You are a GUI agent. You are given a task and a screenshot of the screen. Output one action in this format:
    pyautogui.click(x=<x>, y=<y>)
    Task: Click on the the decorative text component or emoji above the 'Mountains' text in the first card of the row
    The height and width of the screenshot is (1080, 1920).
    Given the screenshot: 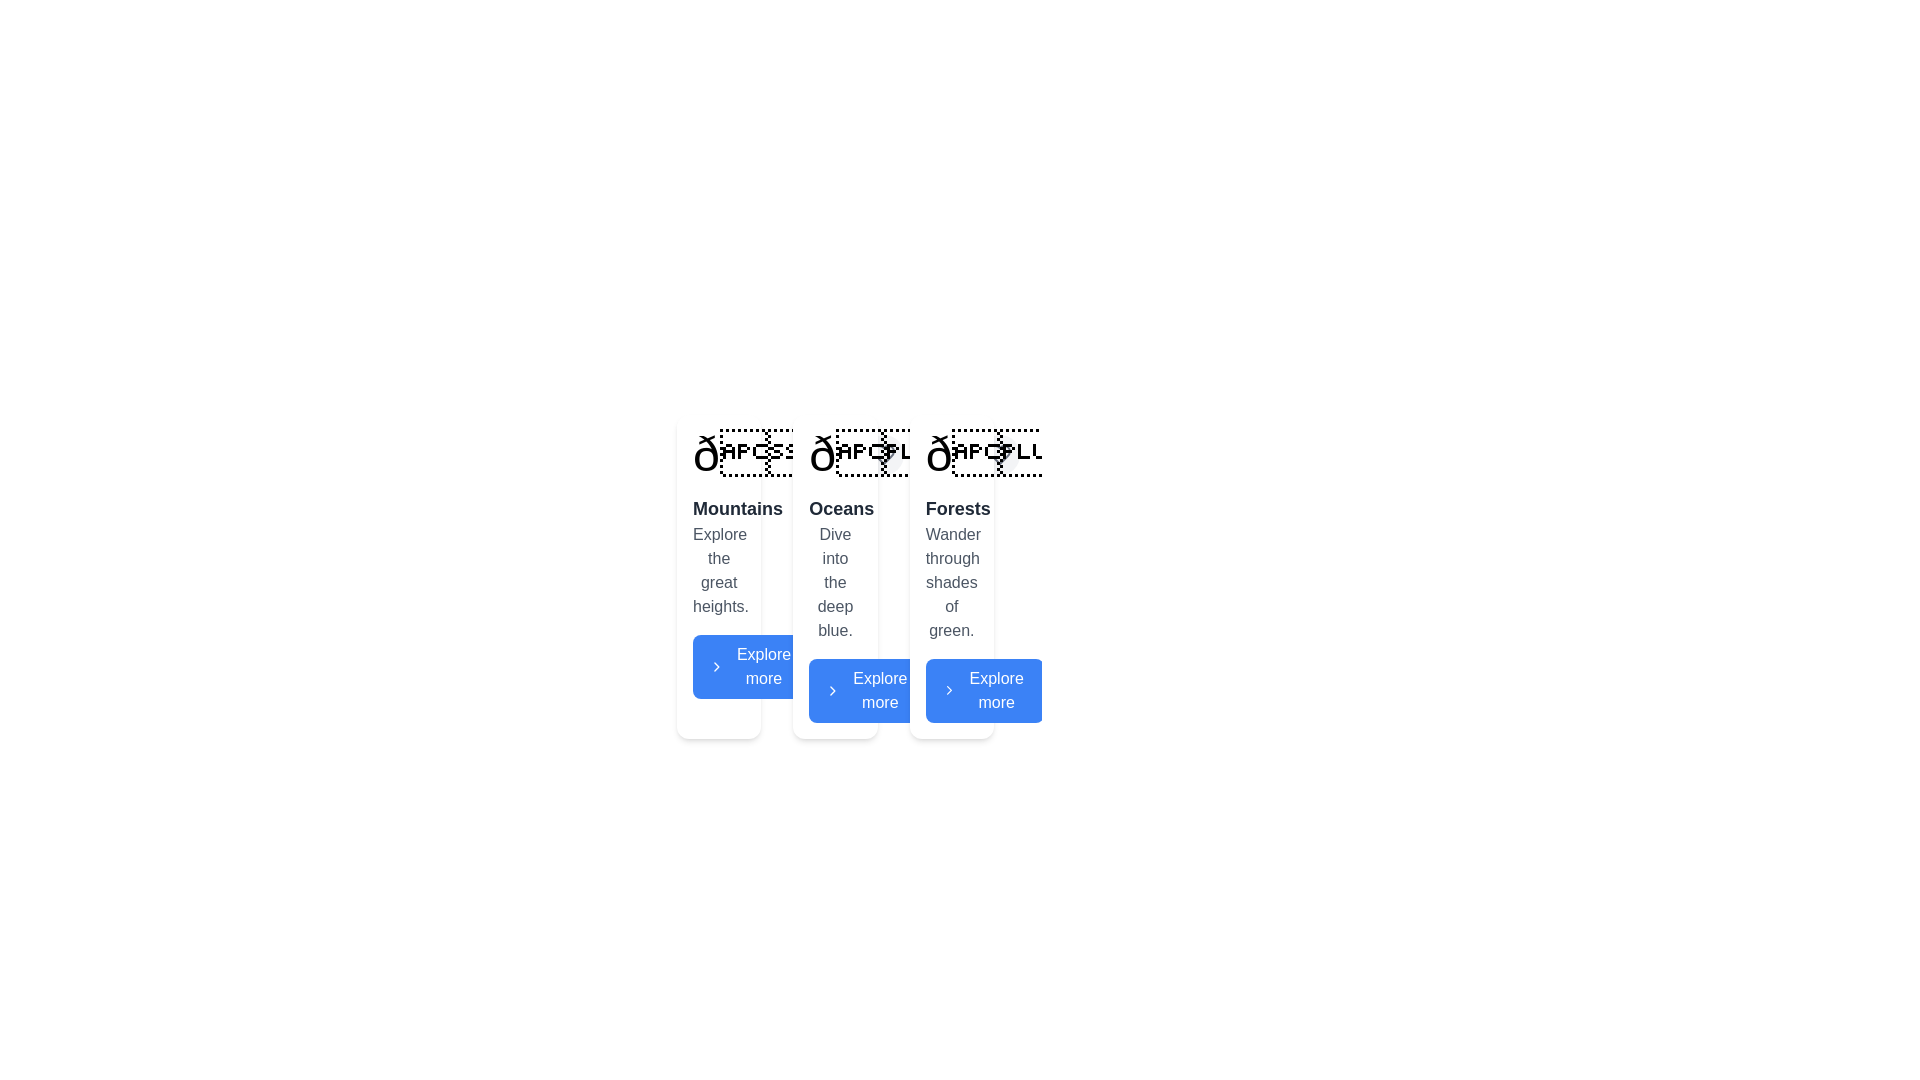 What is the action you would take?
    pyautogui.click(x=777, y=455)
    